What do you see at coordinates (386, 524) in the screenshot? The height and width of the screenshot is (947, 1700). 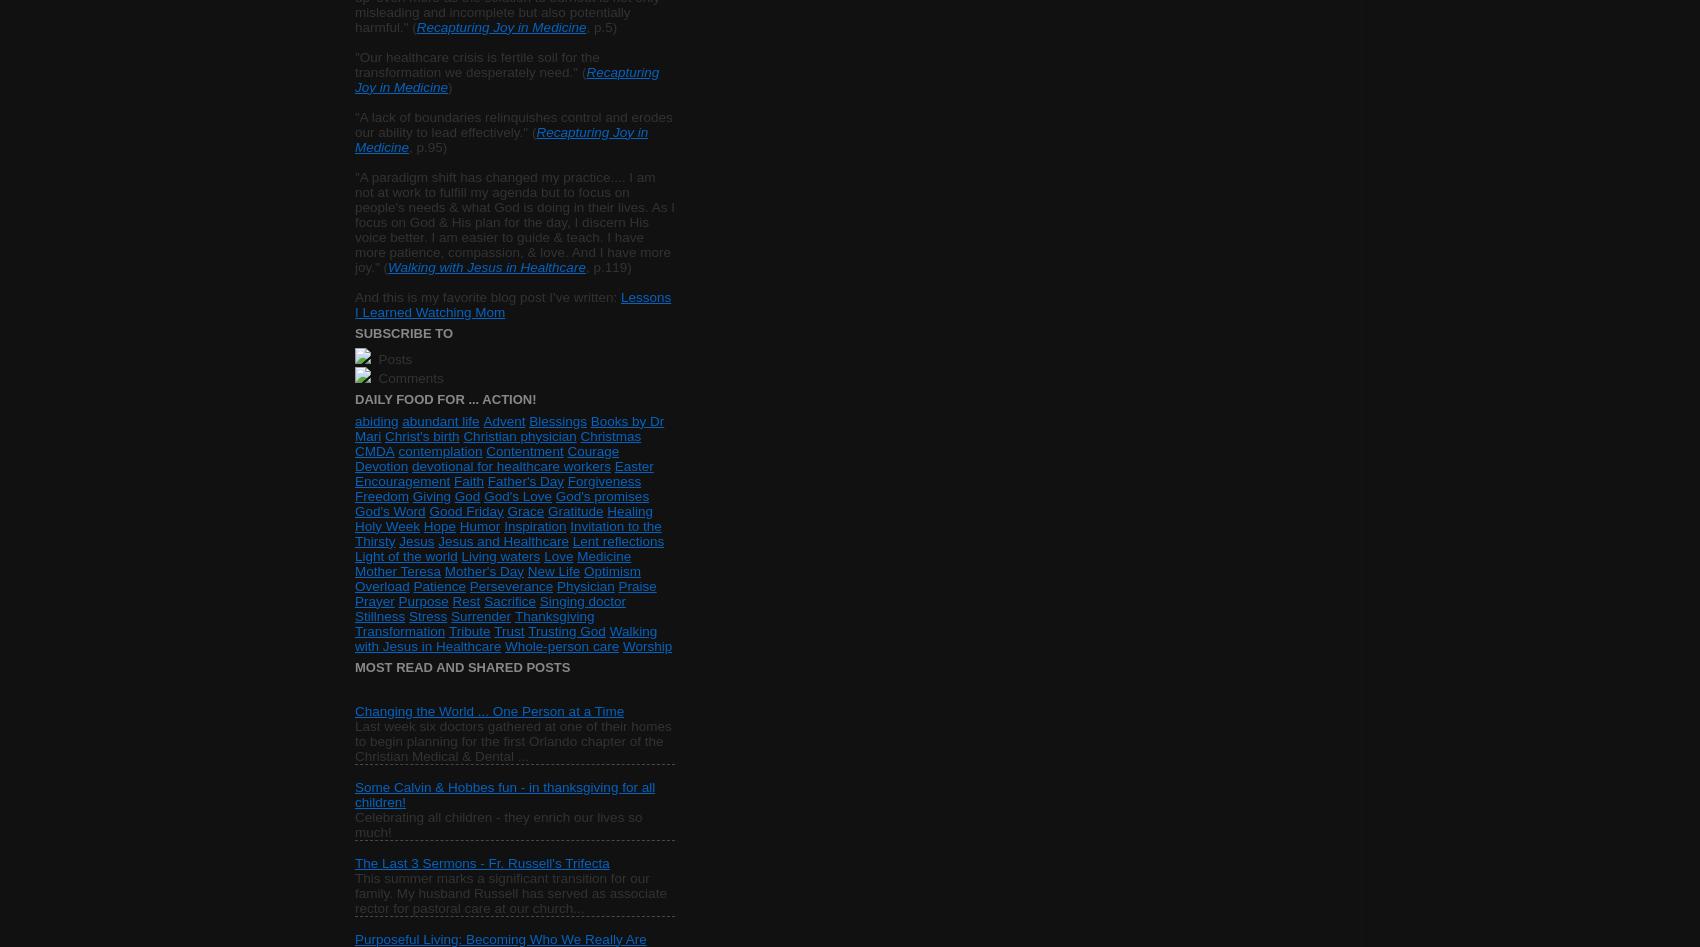 I see `'Holy Week'` at bounding box center [386, 524].